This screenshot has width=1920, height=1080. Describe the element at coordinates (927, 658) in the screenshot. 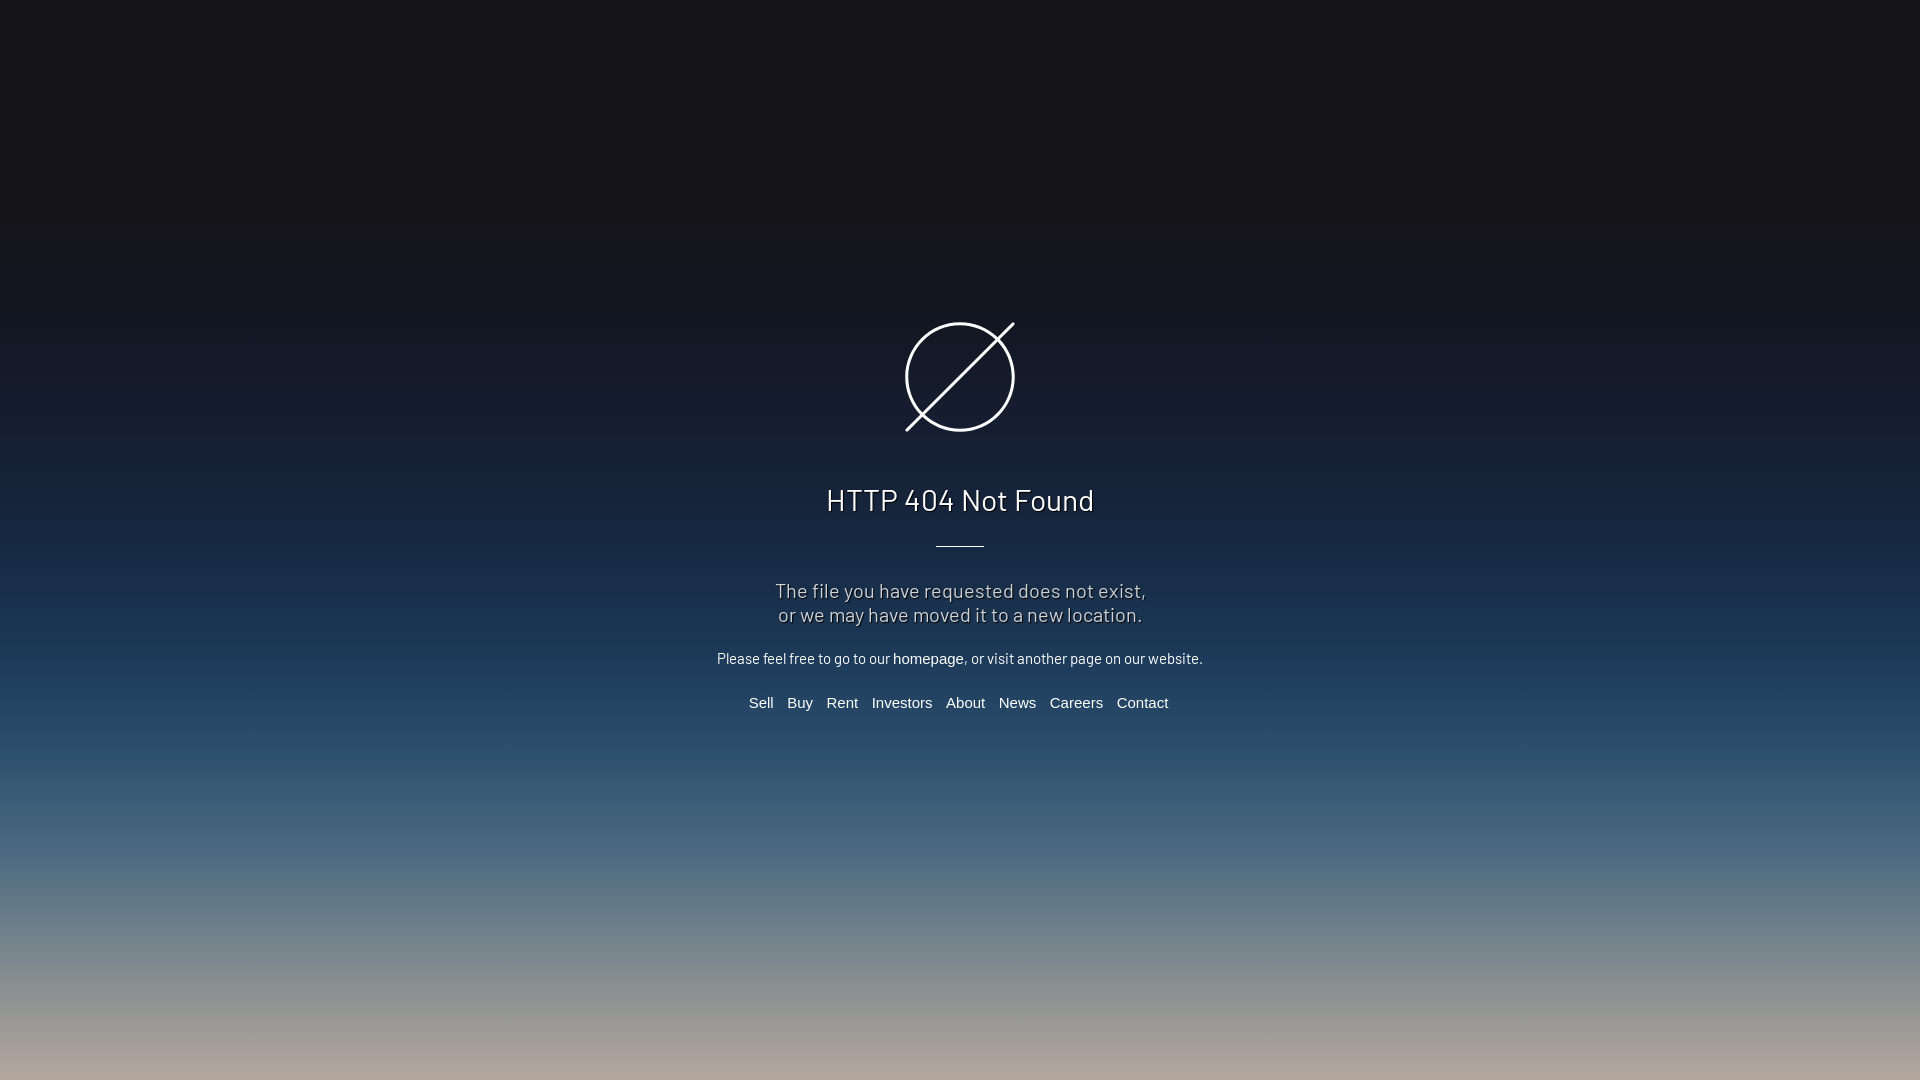

I see `'homepage'` at that location.